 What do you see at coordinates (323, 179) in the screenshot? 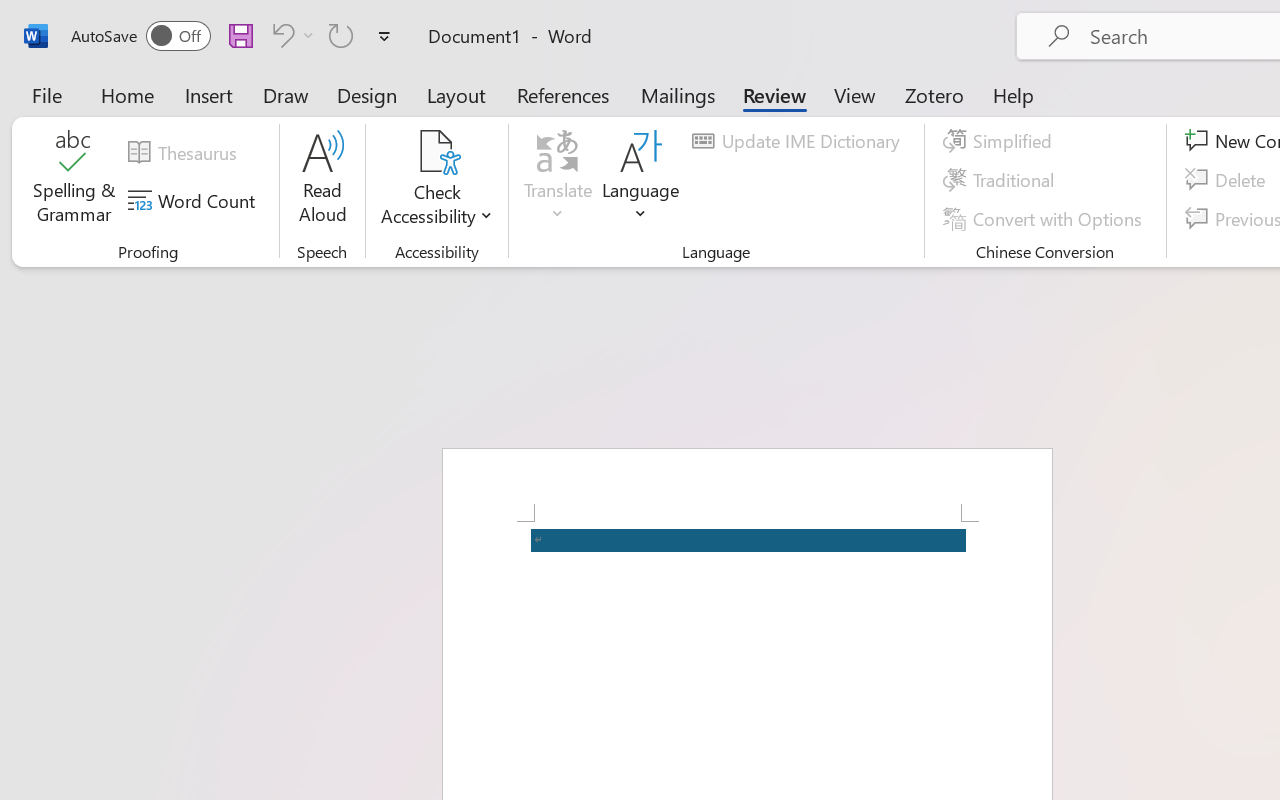
I see `'Read Aloud'` at bounding box center [323, 179].